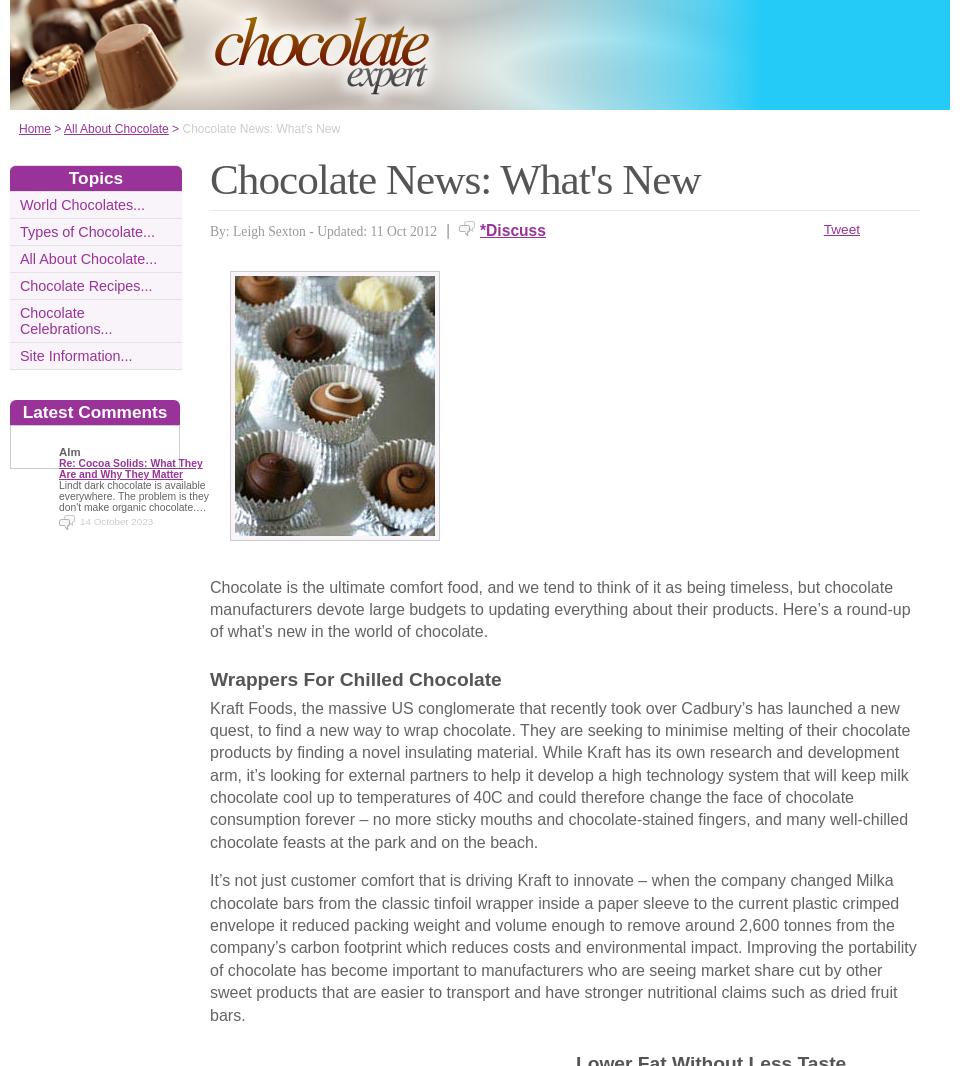  Describe the element at coordinates (444, 229) in the screenshot. I see `'|'` at that location.